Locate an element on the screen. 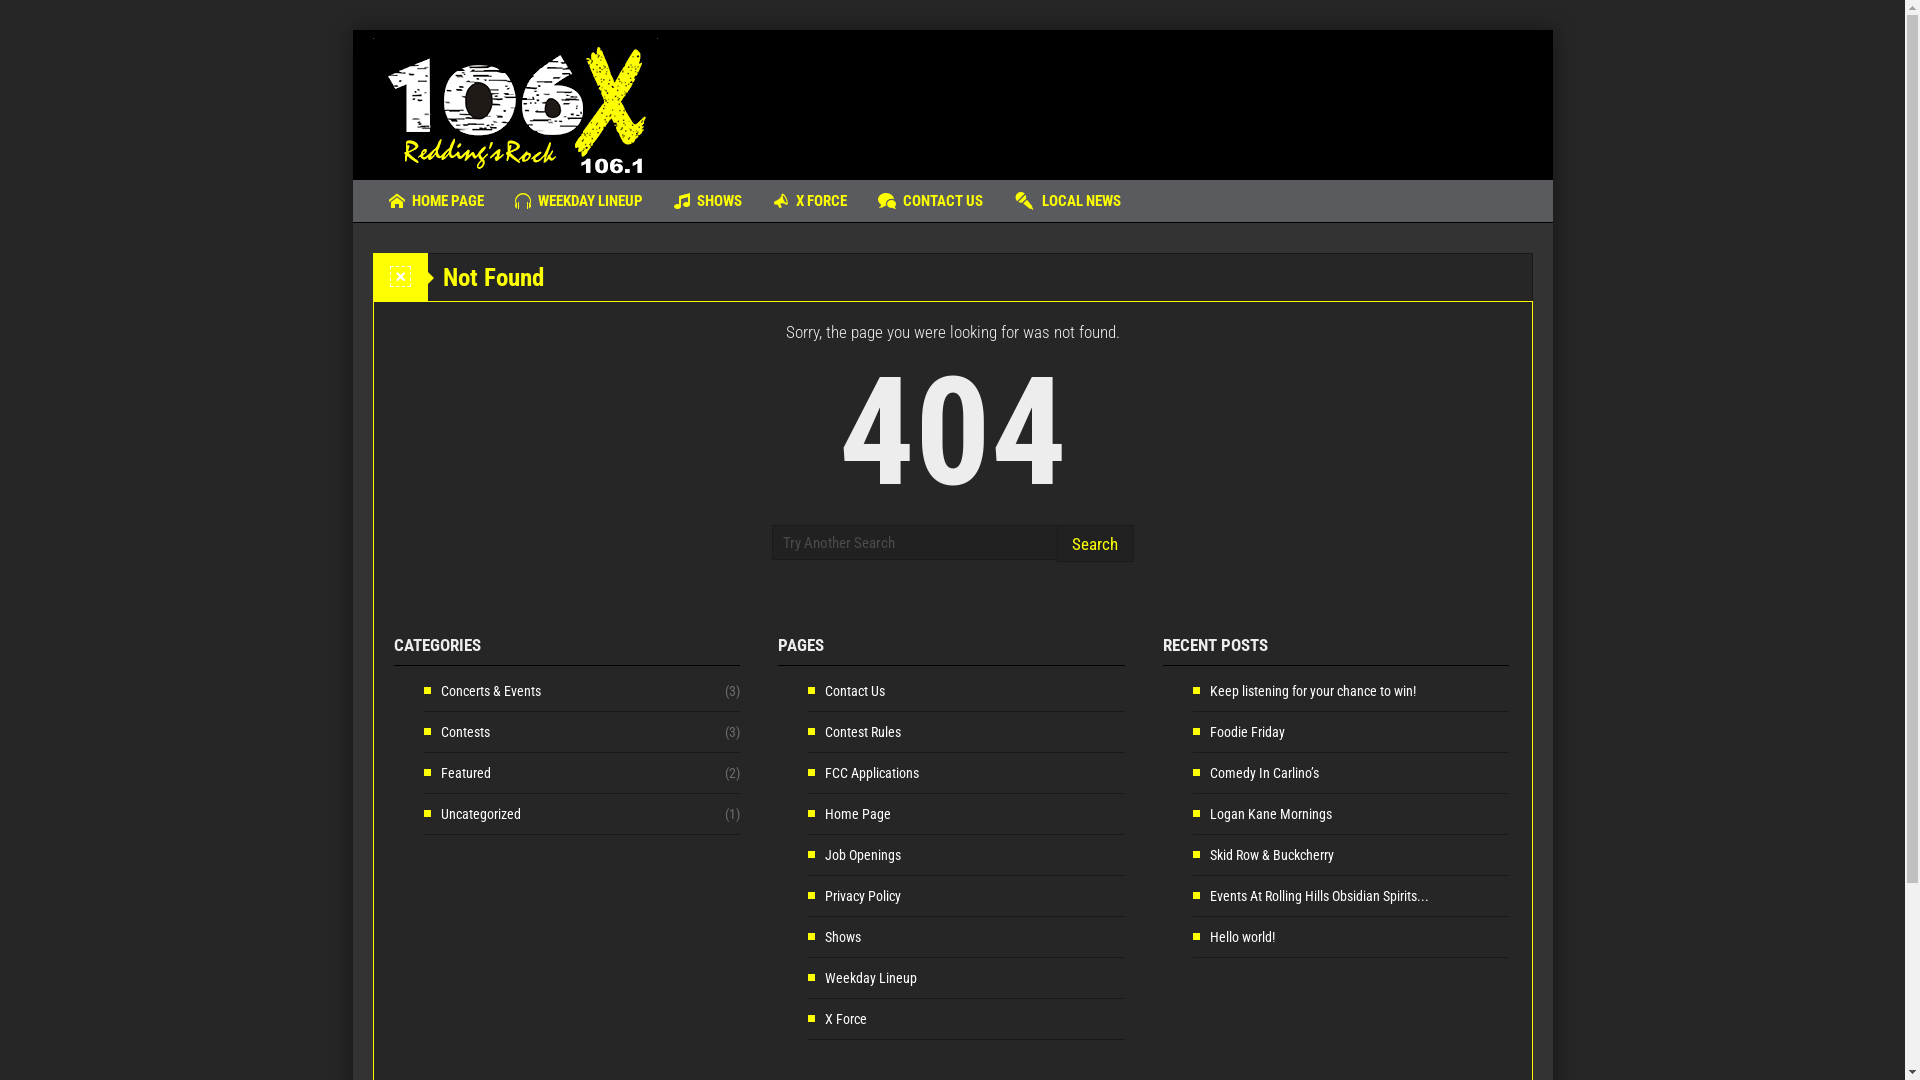 This screenshot has height=1080, width=1920. 'Featured' is located at coordinates (456, 771).